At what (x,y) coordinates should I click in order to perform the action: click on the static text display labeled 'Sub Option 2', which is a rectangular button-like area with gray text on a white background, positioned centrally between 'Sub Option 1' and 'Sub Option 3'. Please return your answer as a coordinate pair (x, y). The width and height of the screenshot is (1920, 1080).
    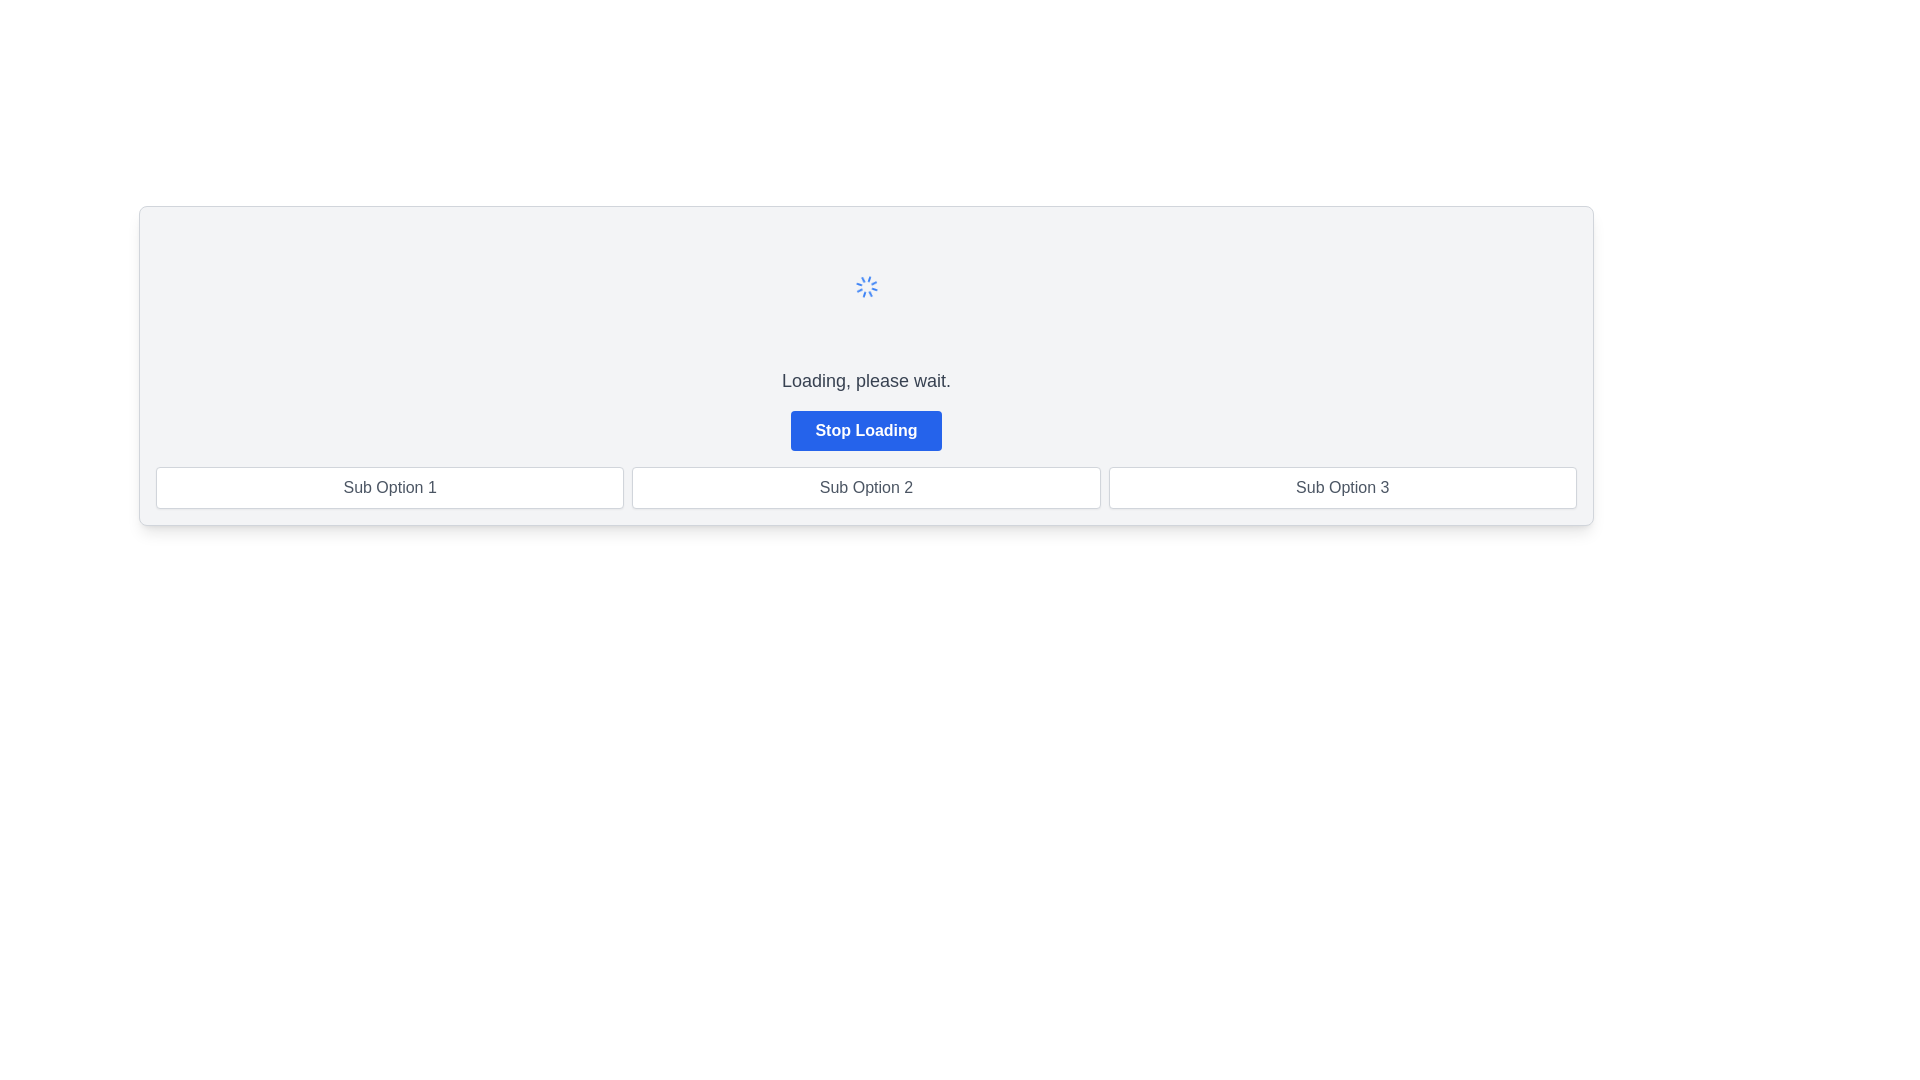
    Looking at the image, I should click on (866, 488).